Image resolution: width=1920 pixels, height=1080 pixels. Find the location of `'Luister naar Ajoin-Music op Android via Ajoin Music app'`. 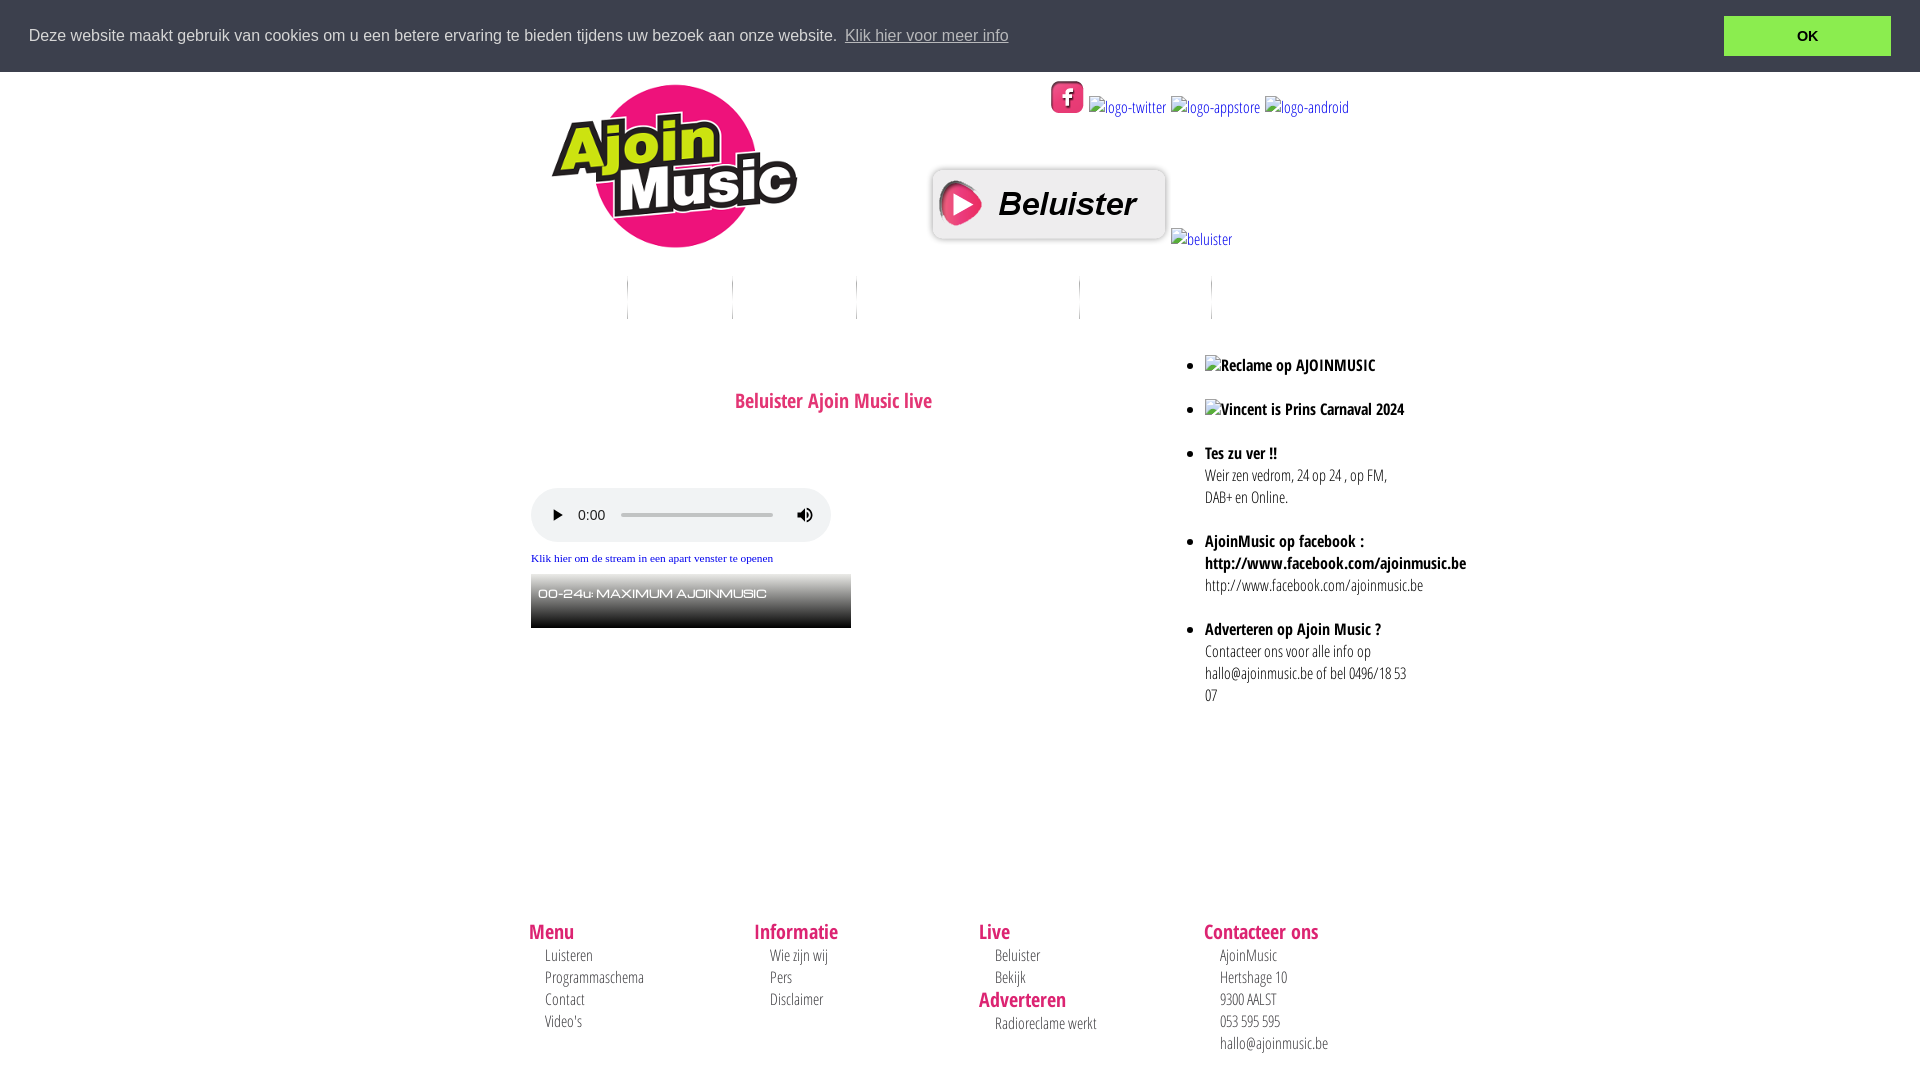

'Luister naar Ajoin-Music op Android via Ajoin Music app' is located at coordinates (1304, 107).